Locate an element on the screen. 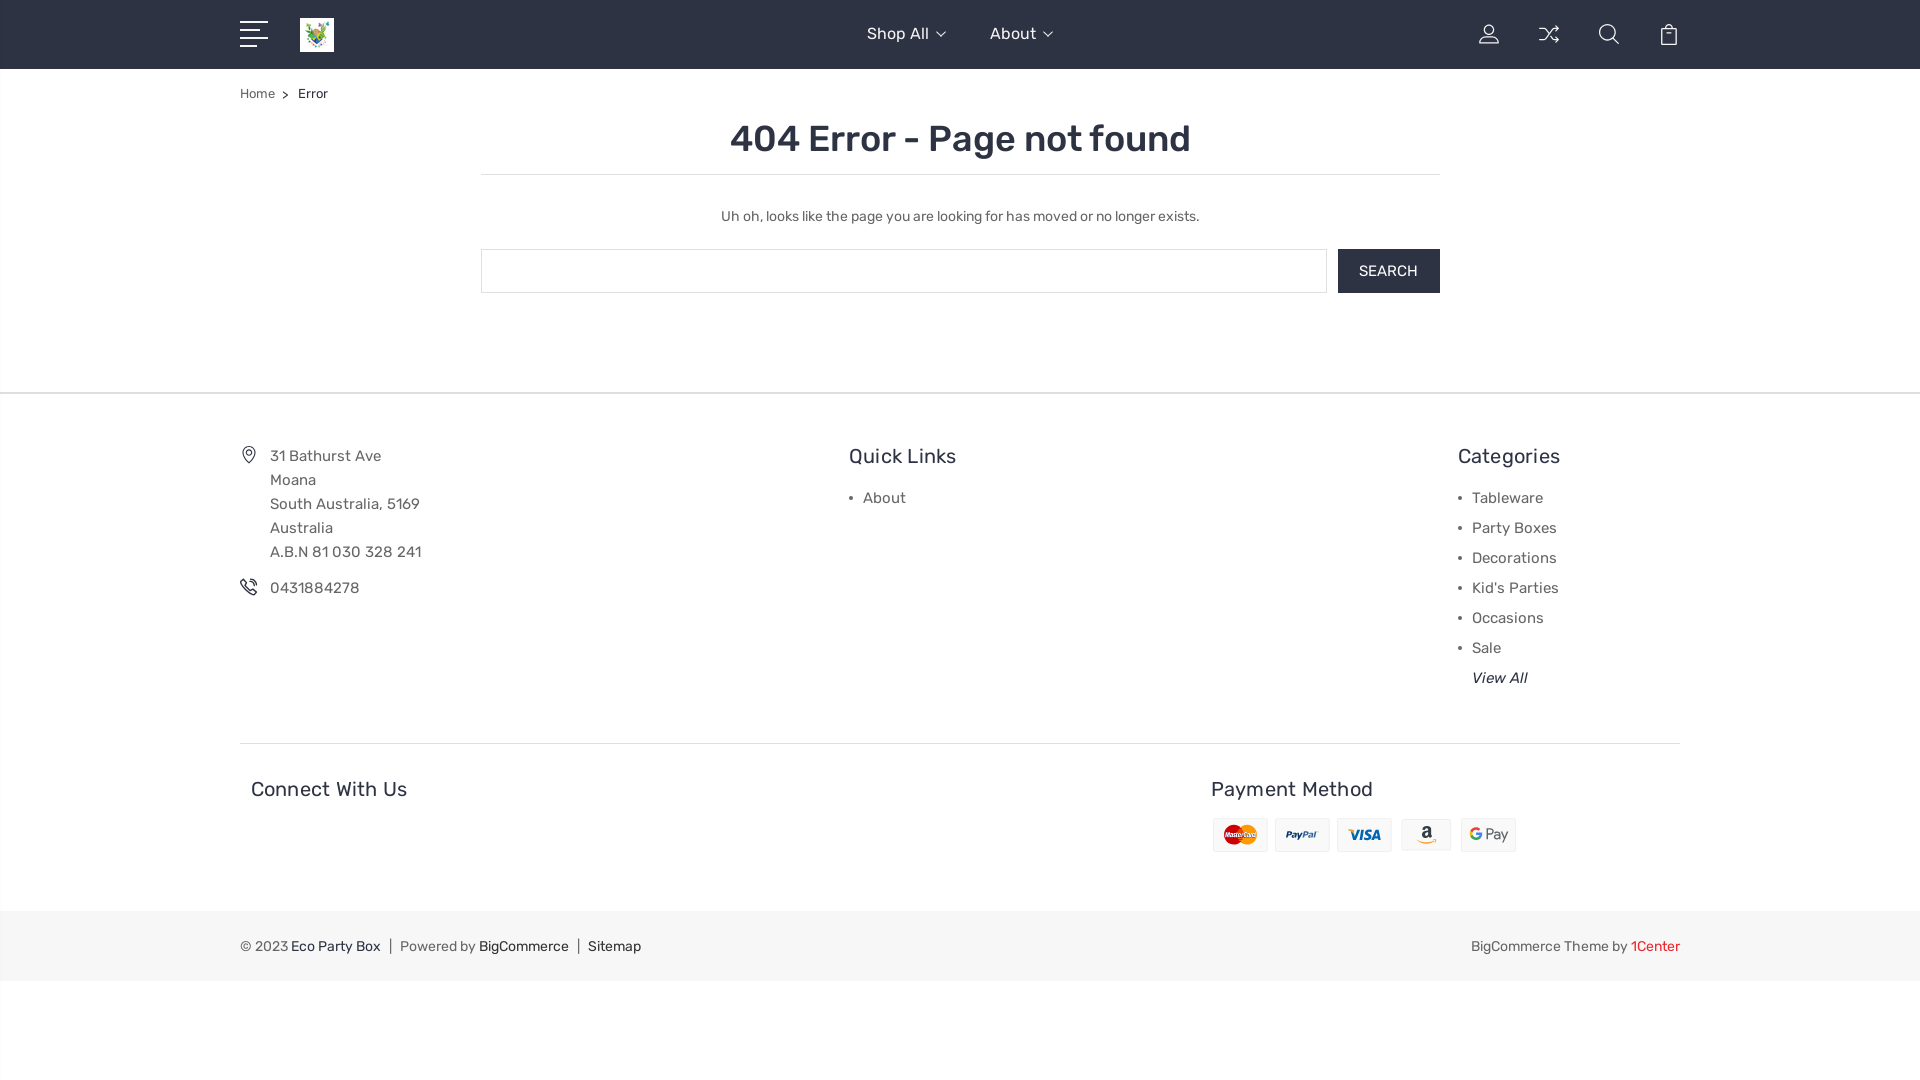 The width and height of the screenshot is (1920, 1080). 'BigCommerce' is located at coordinates (523, 945).